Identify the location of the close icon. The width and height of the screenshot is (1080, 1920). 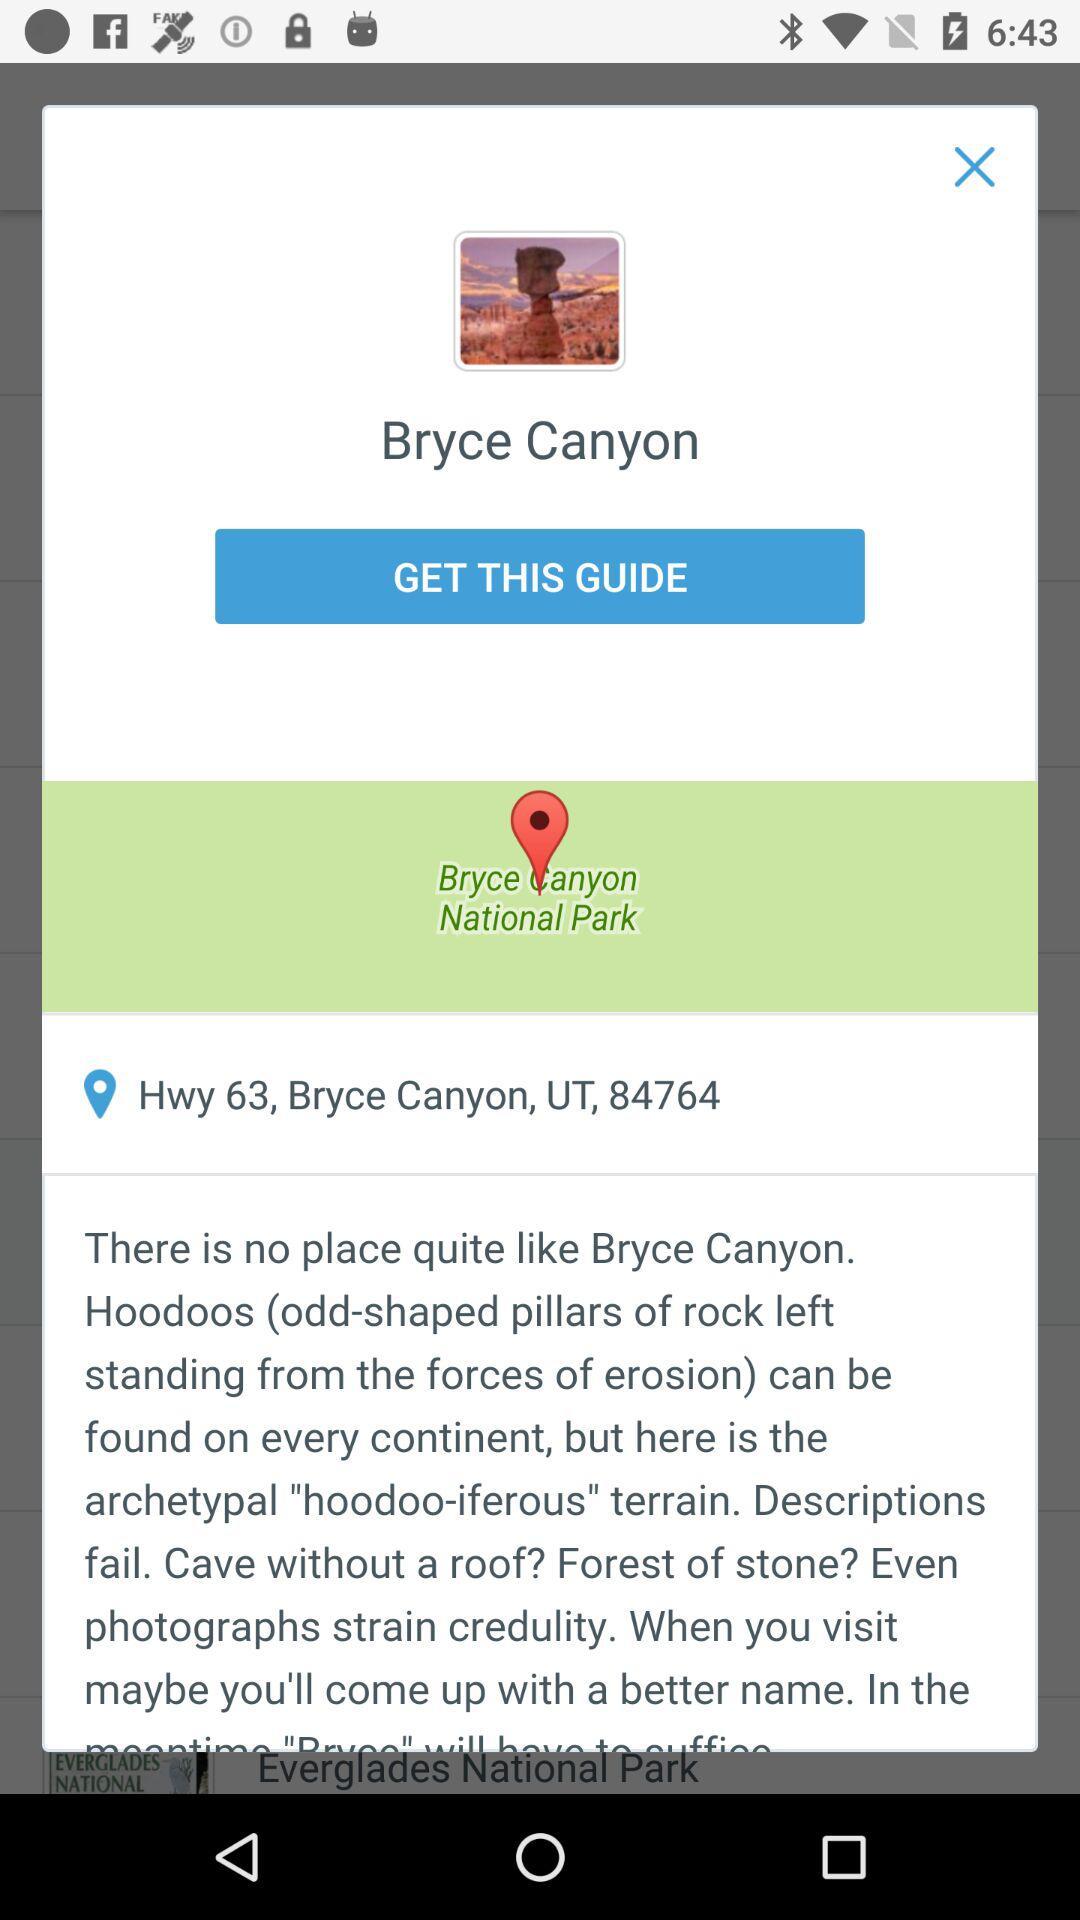
(974, 167).